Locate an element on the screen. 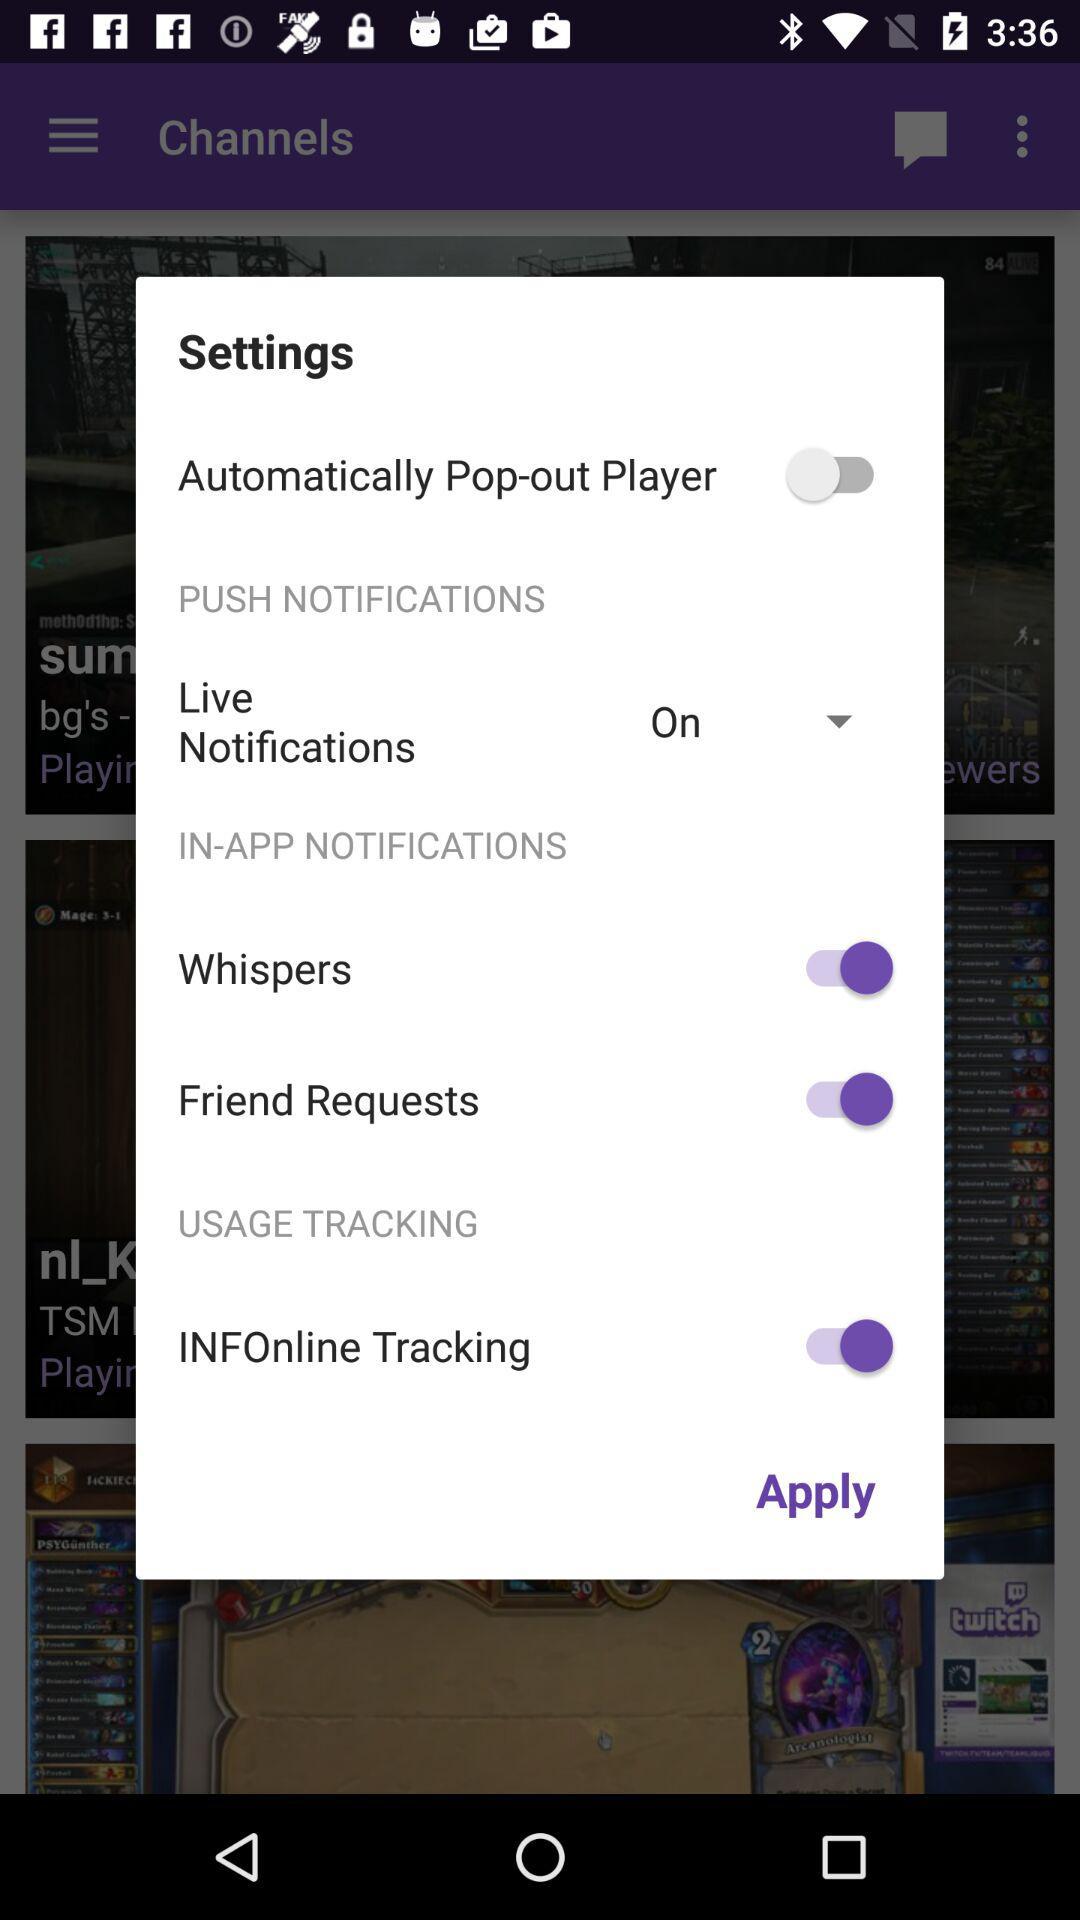 The image size is (1080, 1920). icon at the top right corner is located at coordinates (840, 473).